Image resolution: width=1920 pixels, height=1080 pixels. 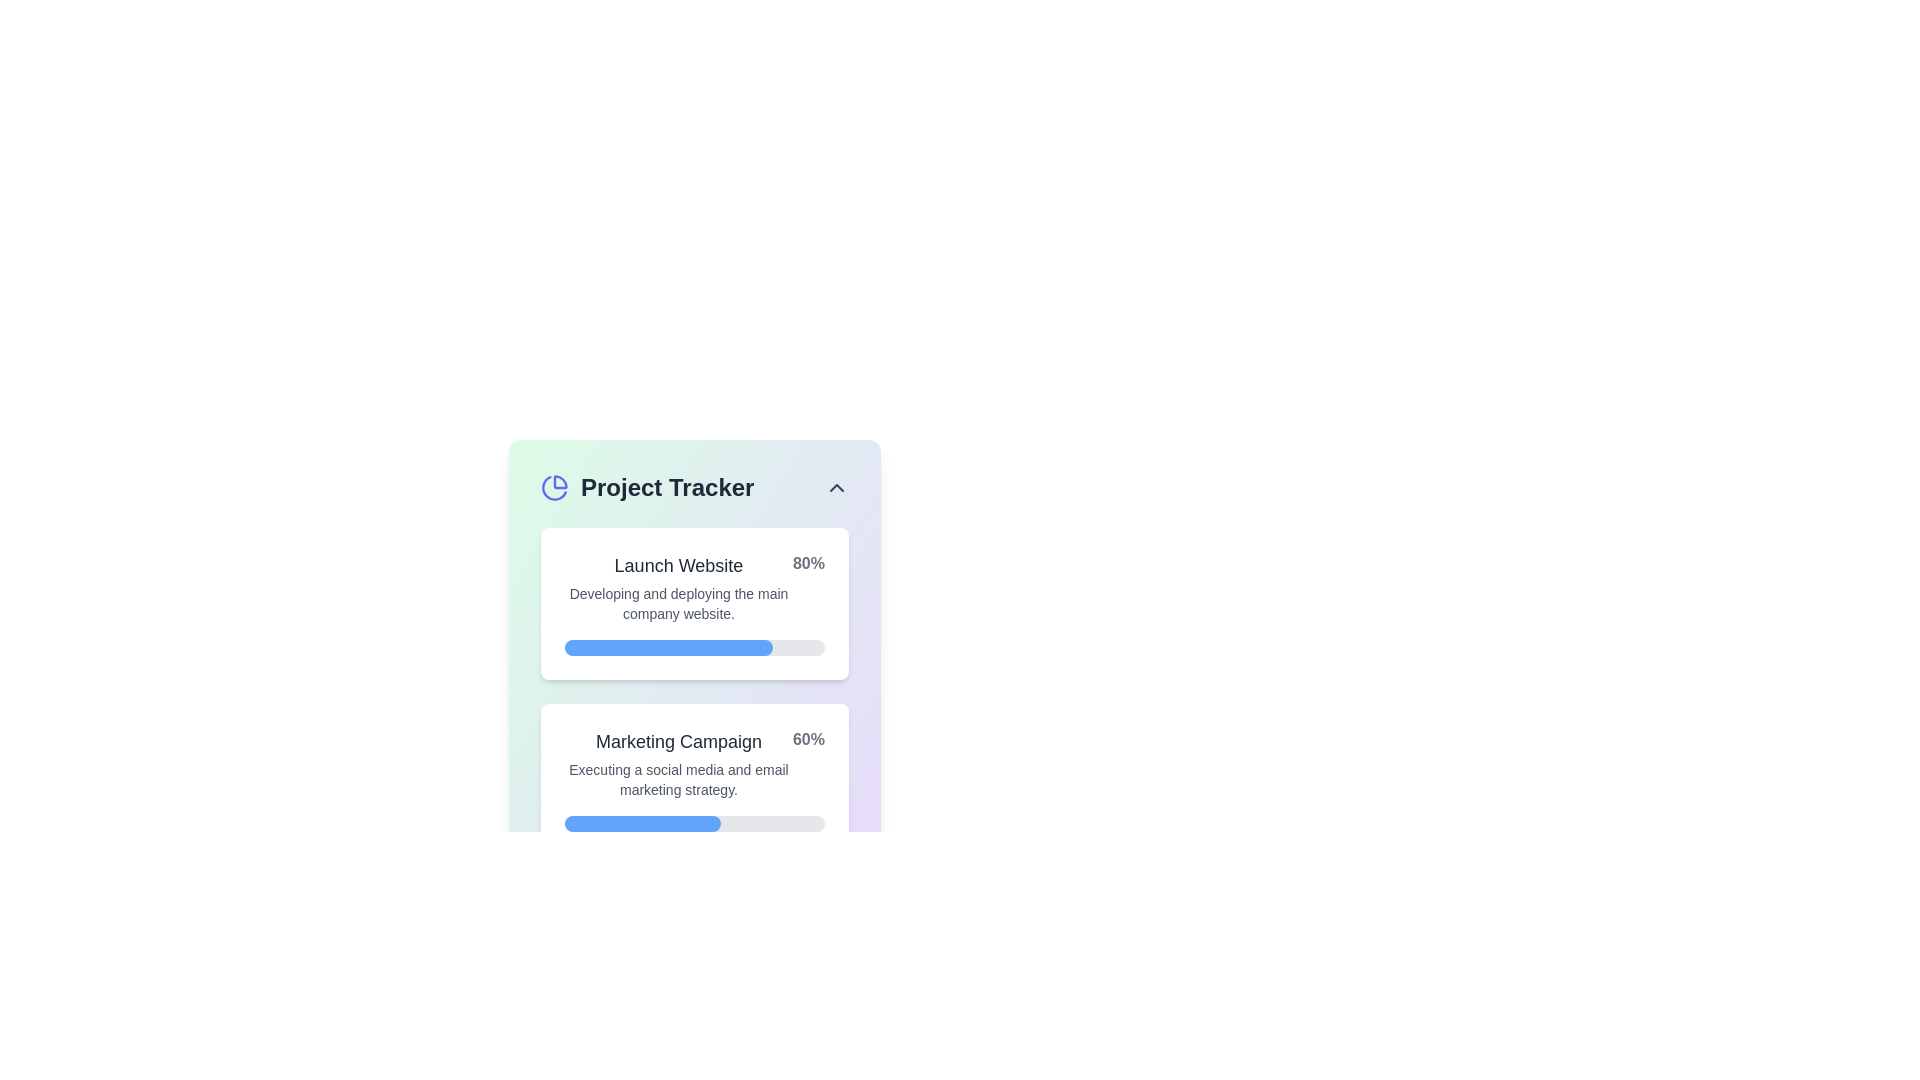 I want to click on the title 'Marketing Campaign' or the progress percentage '60%' in the Informational Card, which is styled as a card and located below the 'Launch Website' card, so click(x=695, y=763).